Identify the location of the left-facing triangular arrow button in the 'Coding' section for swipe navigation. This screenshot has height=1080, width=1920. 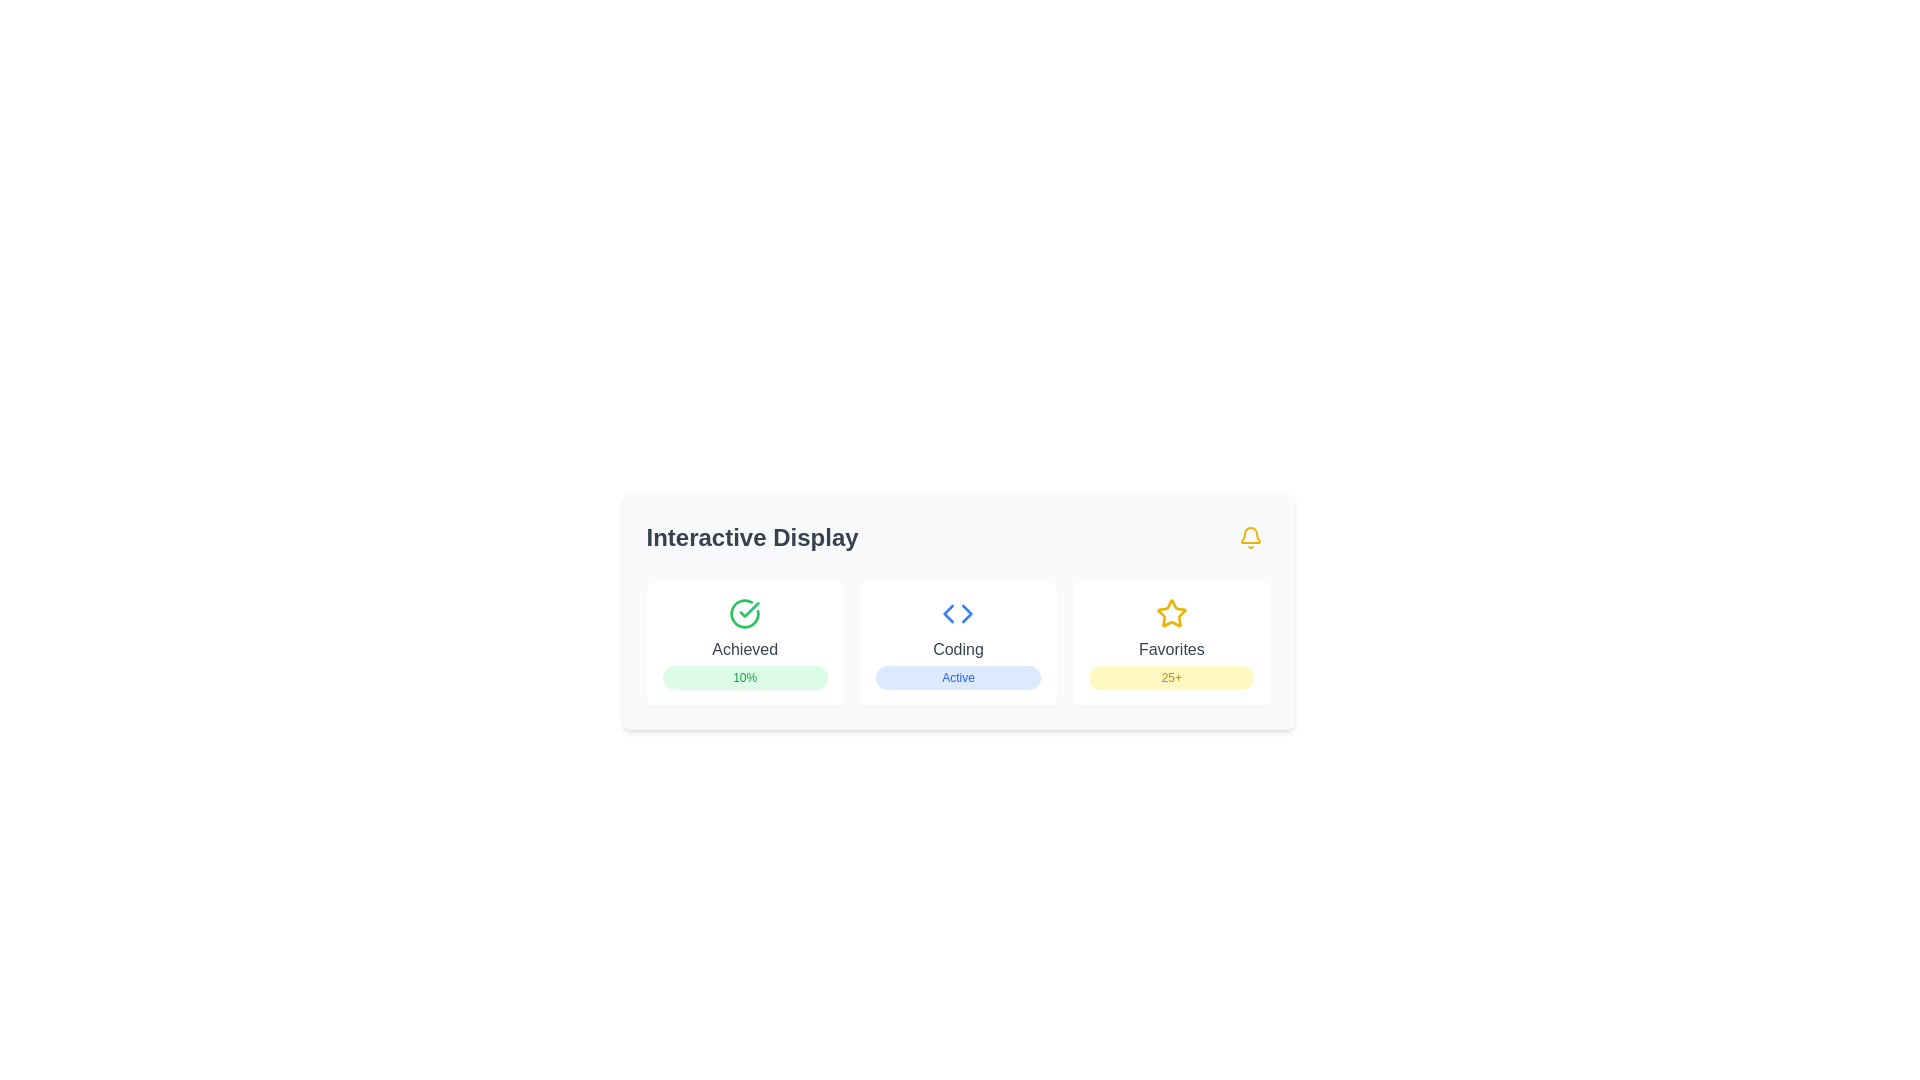
(948, 612).